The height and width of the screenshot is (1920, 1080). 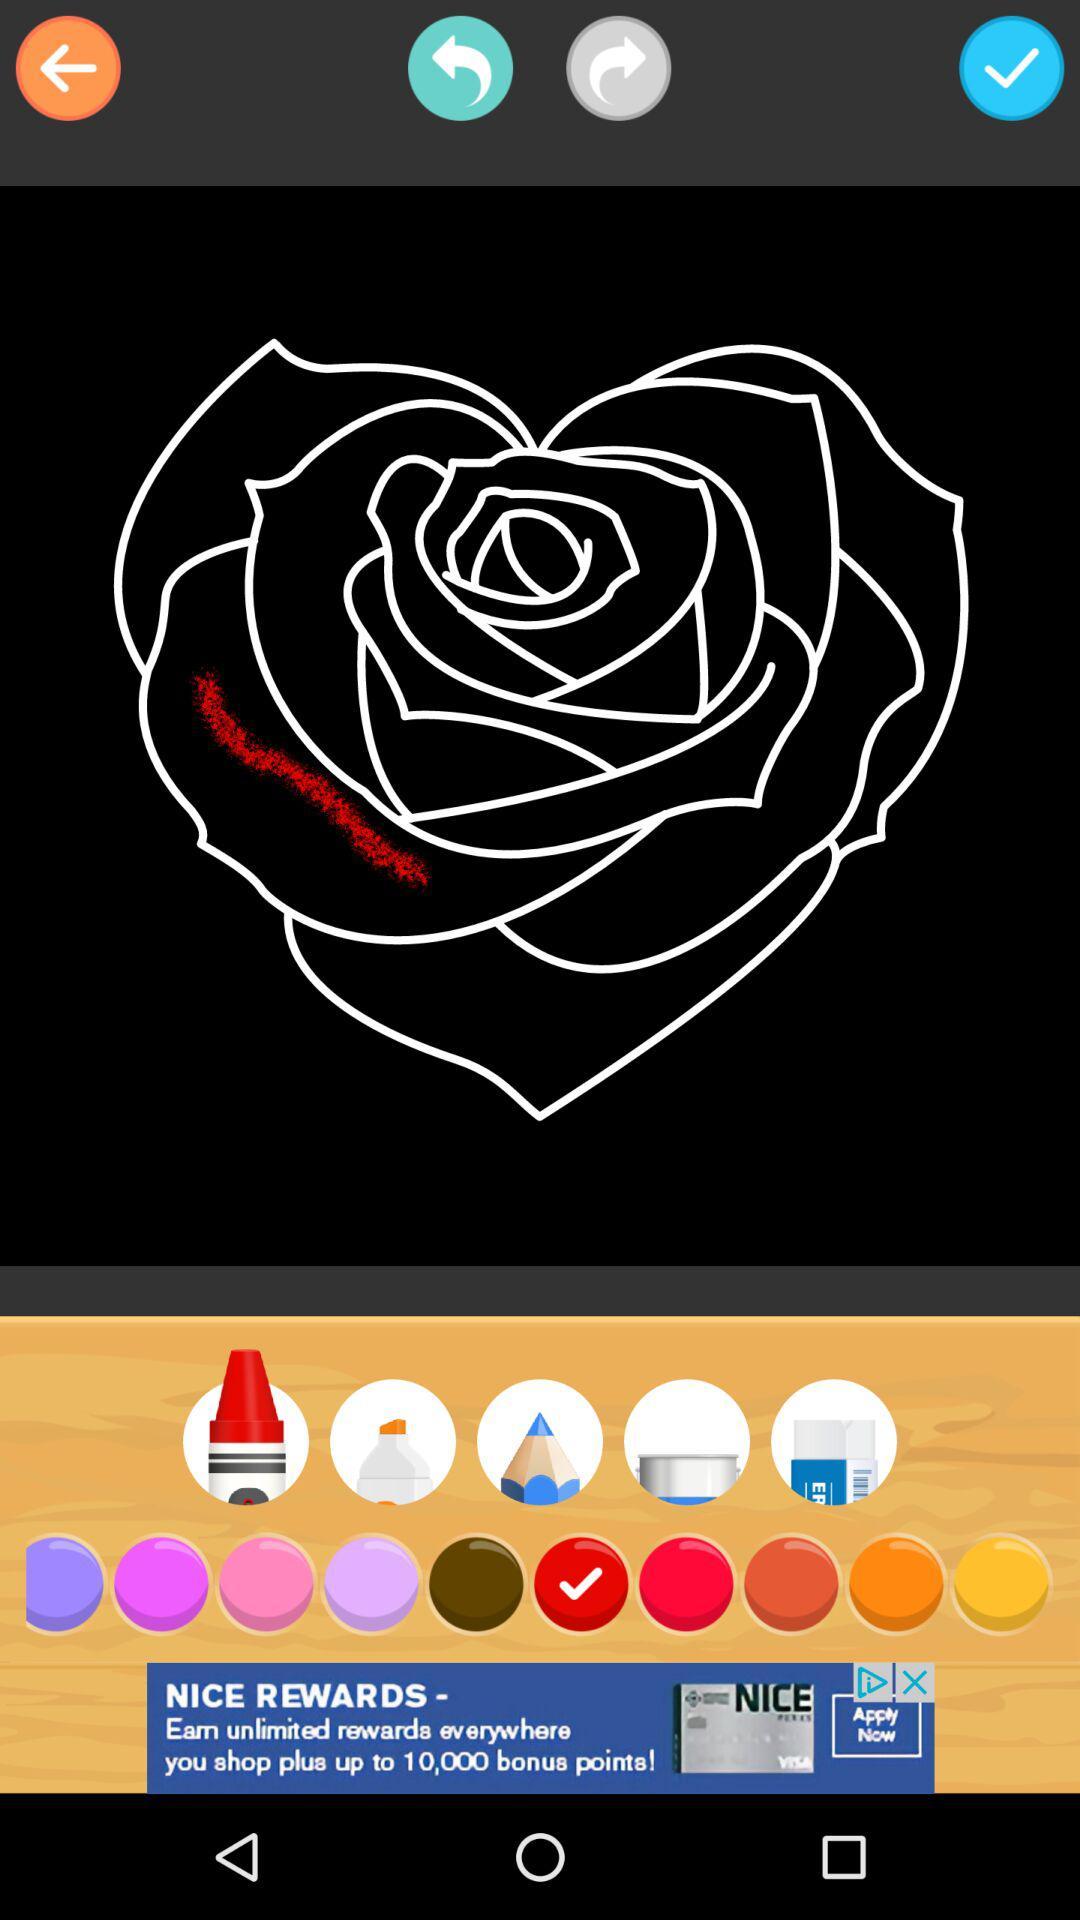 I want to click on the arrow_backward icon, so click(x=67, y=68).